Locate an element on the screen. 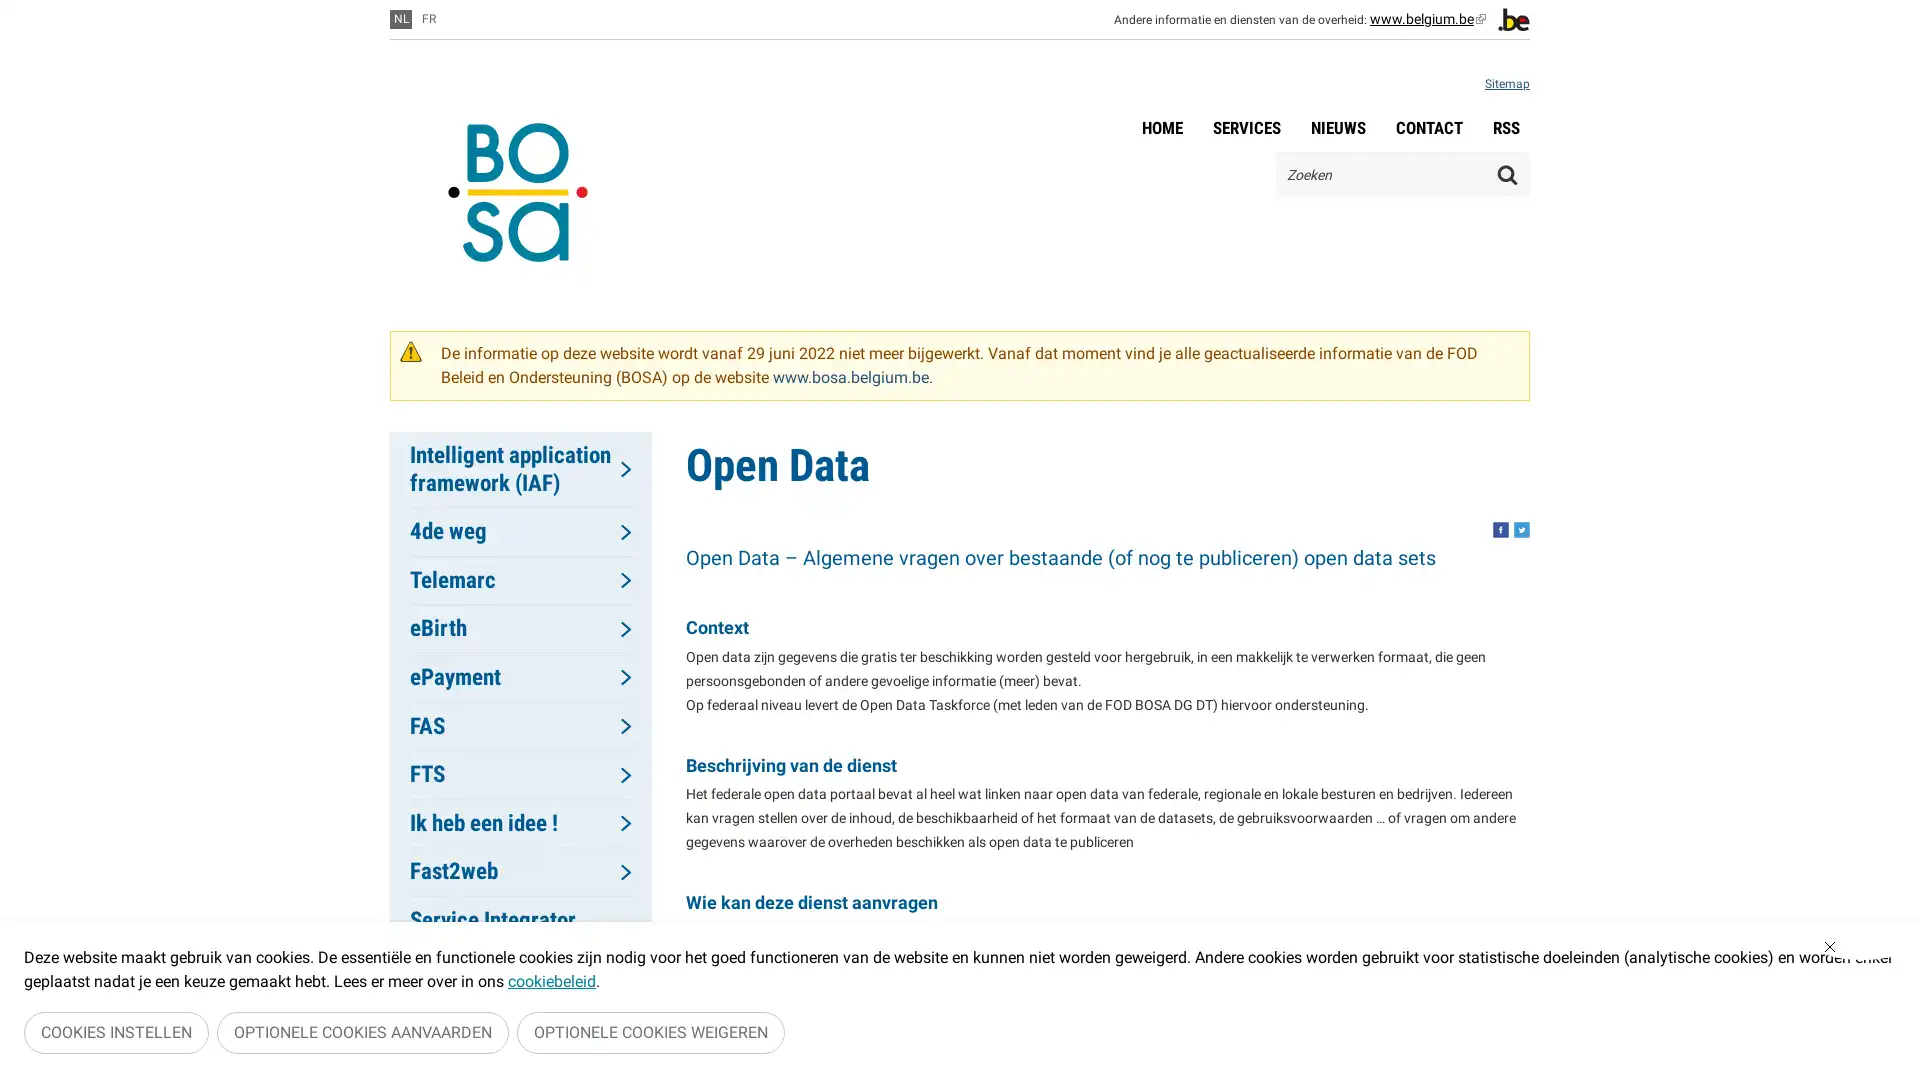  COOKIES INSTELLEN is located at coordinates (115, 1034).